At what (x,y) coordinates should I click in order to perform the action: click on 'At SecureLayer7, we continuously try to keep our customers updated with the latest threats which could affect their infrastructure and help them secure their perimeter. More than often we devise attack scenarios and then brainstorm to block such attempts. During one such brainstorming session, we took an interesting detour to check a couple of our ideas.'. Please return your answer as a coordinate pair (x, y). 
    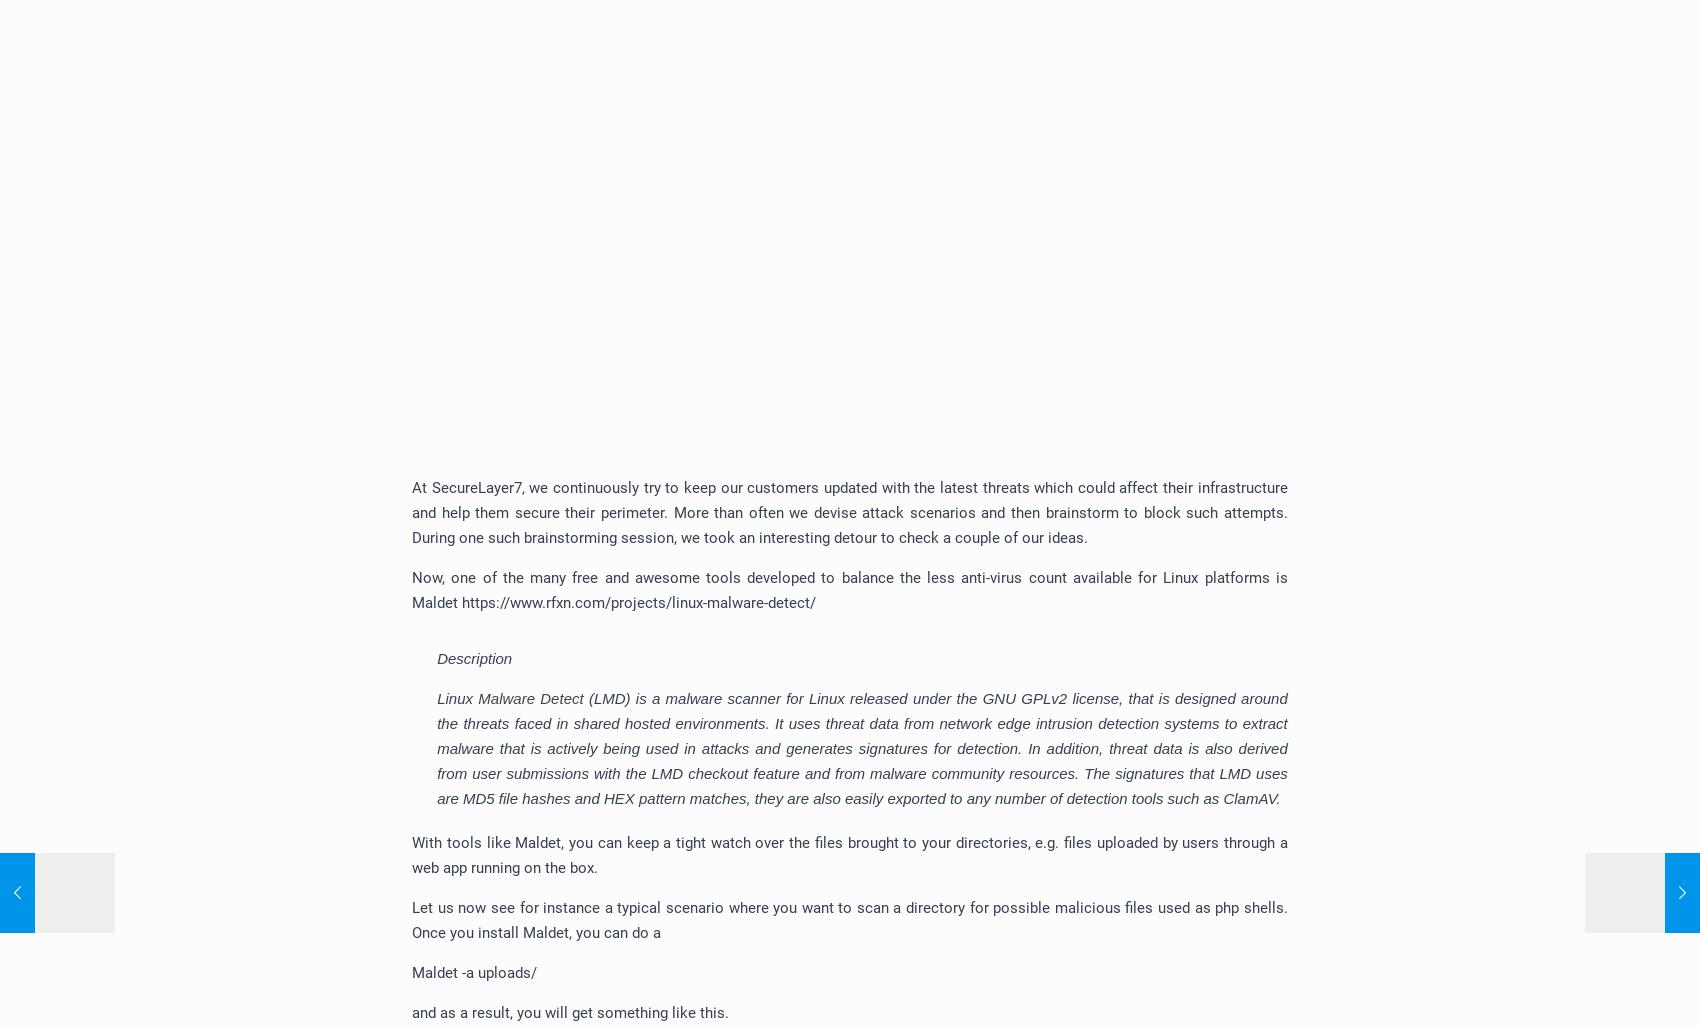
    Looking at the image, I should click on (411, 512).